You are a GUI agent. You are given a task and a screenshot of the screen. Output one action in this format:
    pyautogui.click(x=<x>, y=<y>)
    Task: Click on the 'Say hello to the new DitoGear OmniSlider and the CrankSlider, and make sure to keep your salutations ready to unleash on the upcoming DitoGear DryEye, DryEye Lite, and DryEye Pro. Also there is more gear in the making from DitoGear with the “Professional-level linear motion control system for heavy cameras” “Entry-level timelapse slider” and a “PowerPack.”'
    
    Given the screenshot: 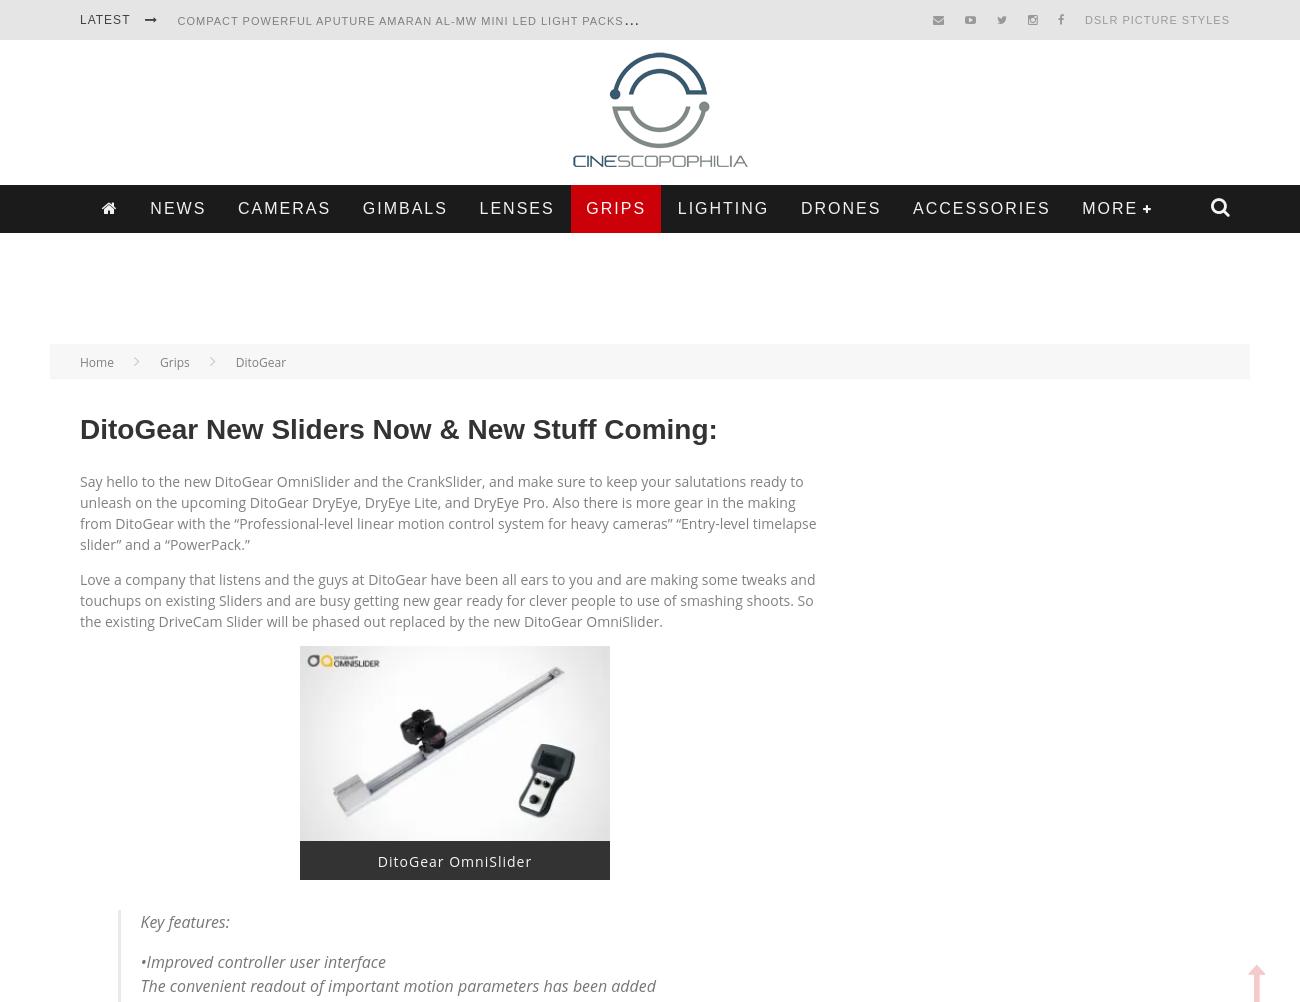 What is the action you would take?
    pyautogui.click(x=79, y=513)
    